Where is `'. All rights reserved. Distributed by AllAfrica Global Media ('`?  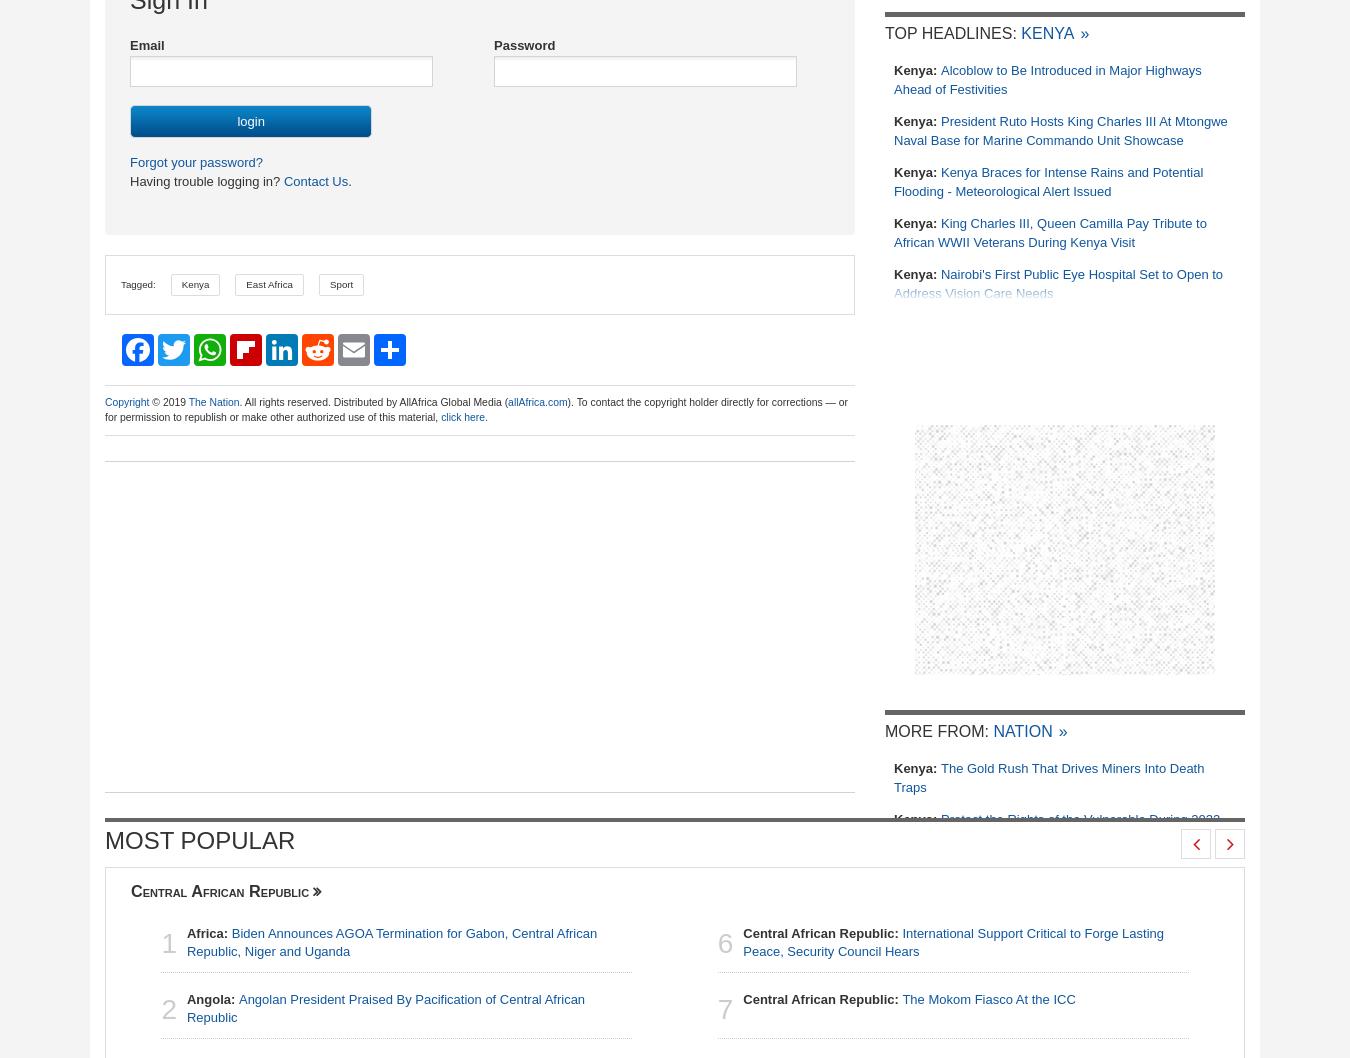
'. All rights reserved. Distributed by AllAfrica Global Media (' is located at coordinates (237, 401).